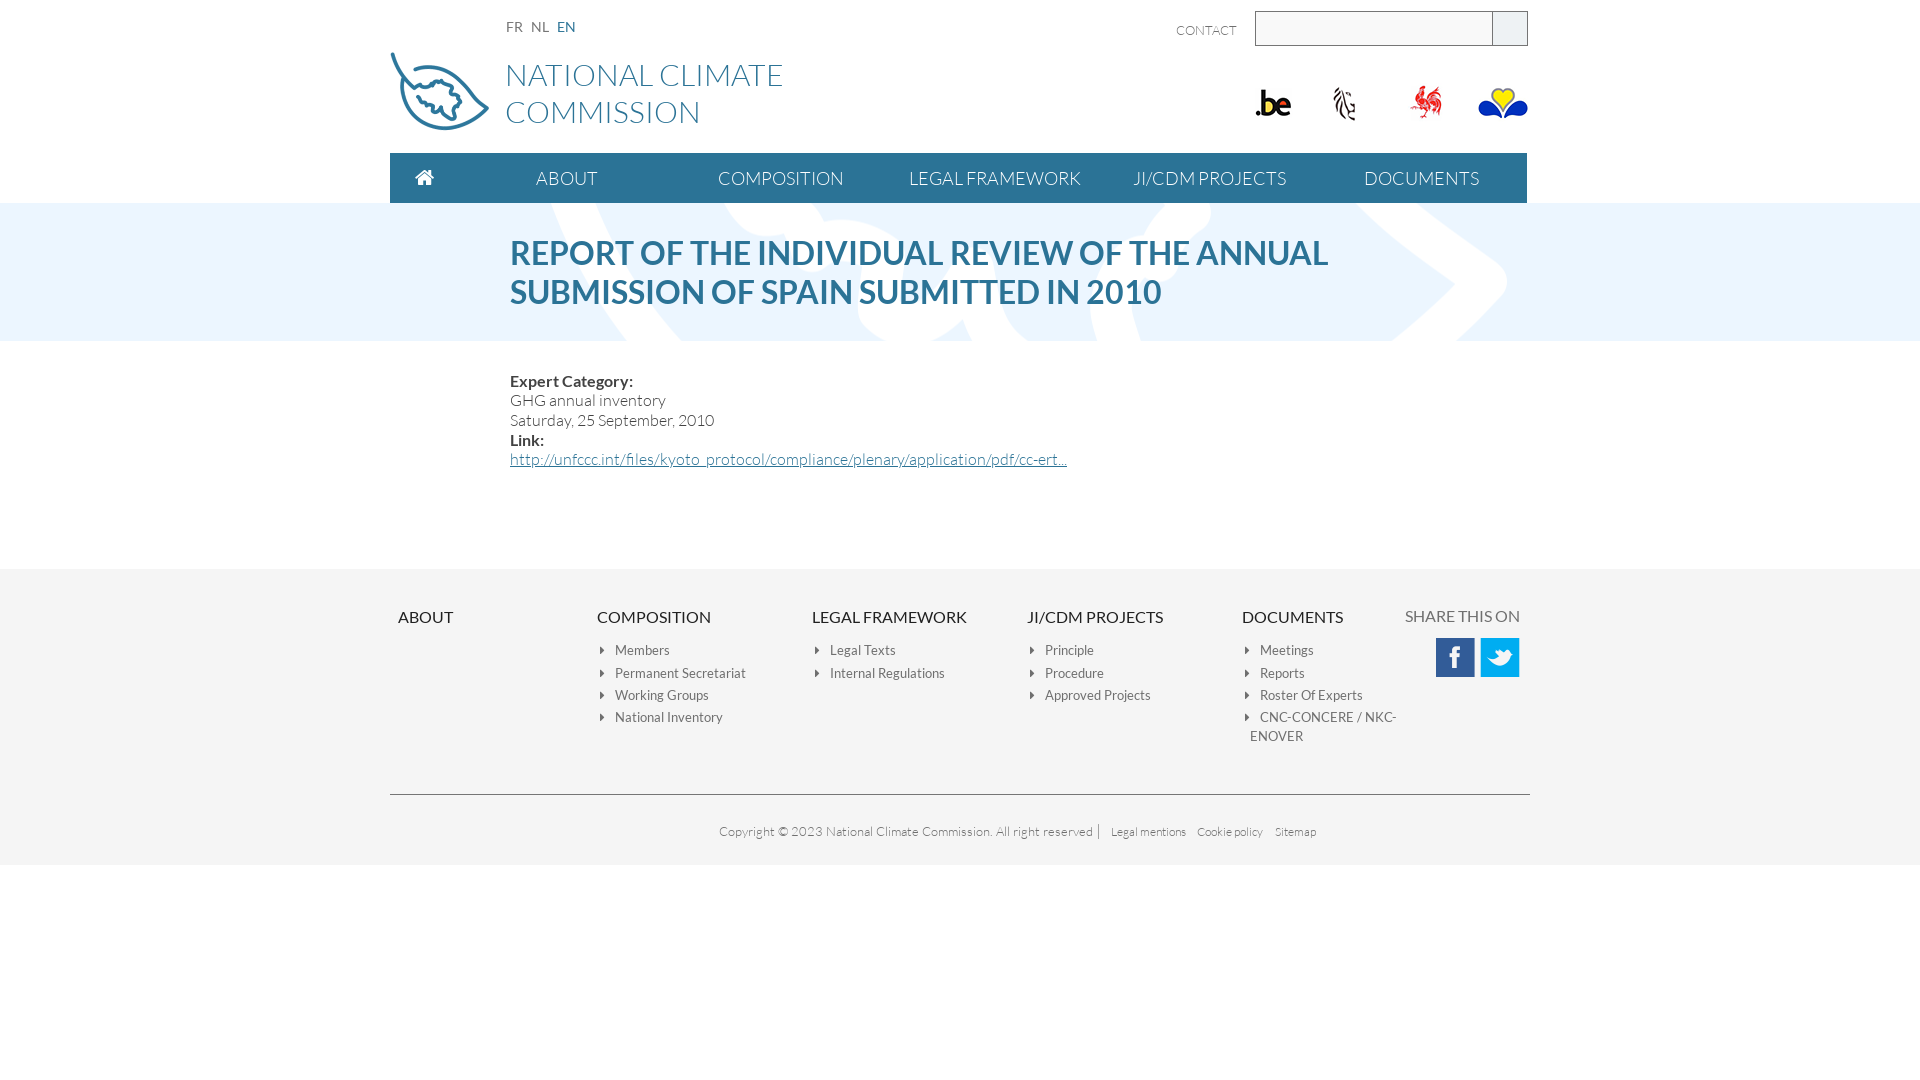 This screenshot has height=1080, width=1920. Describe the element at coordinates (1510, 28) in the screenshot. I see `'Search'` at that location.